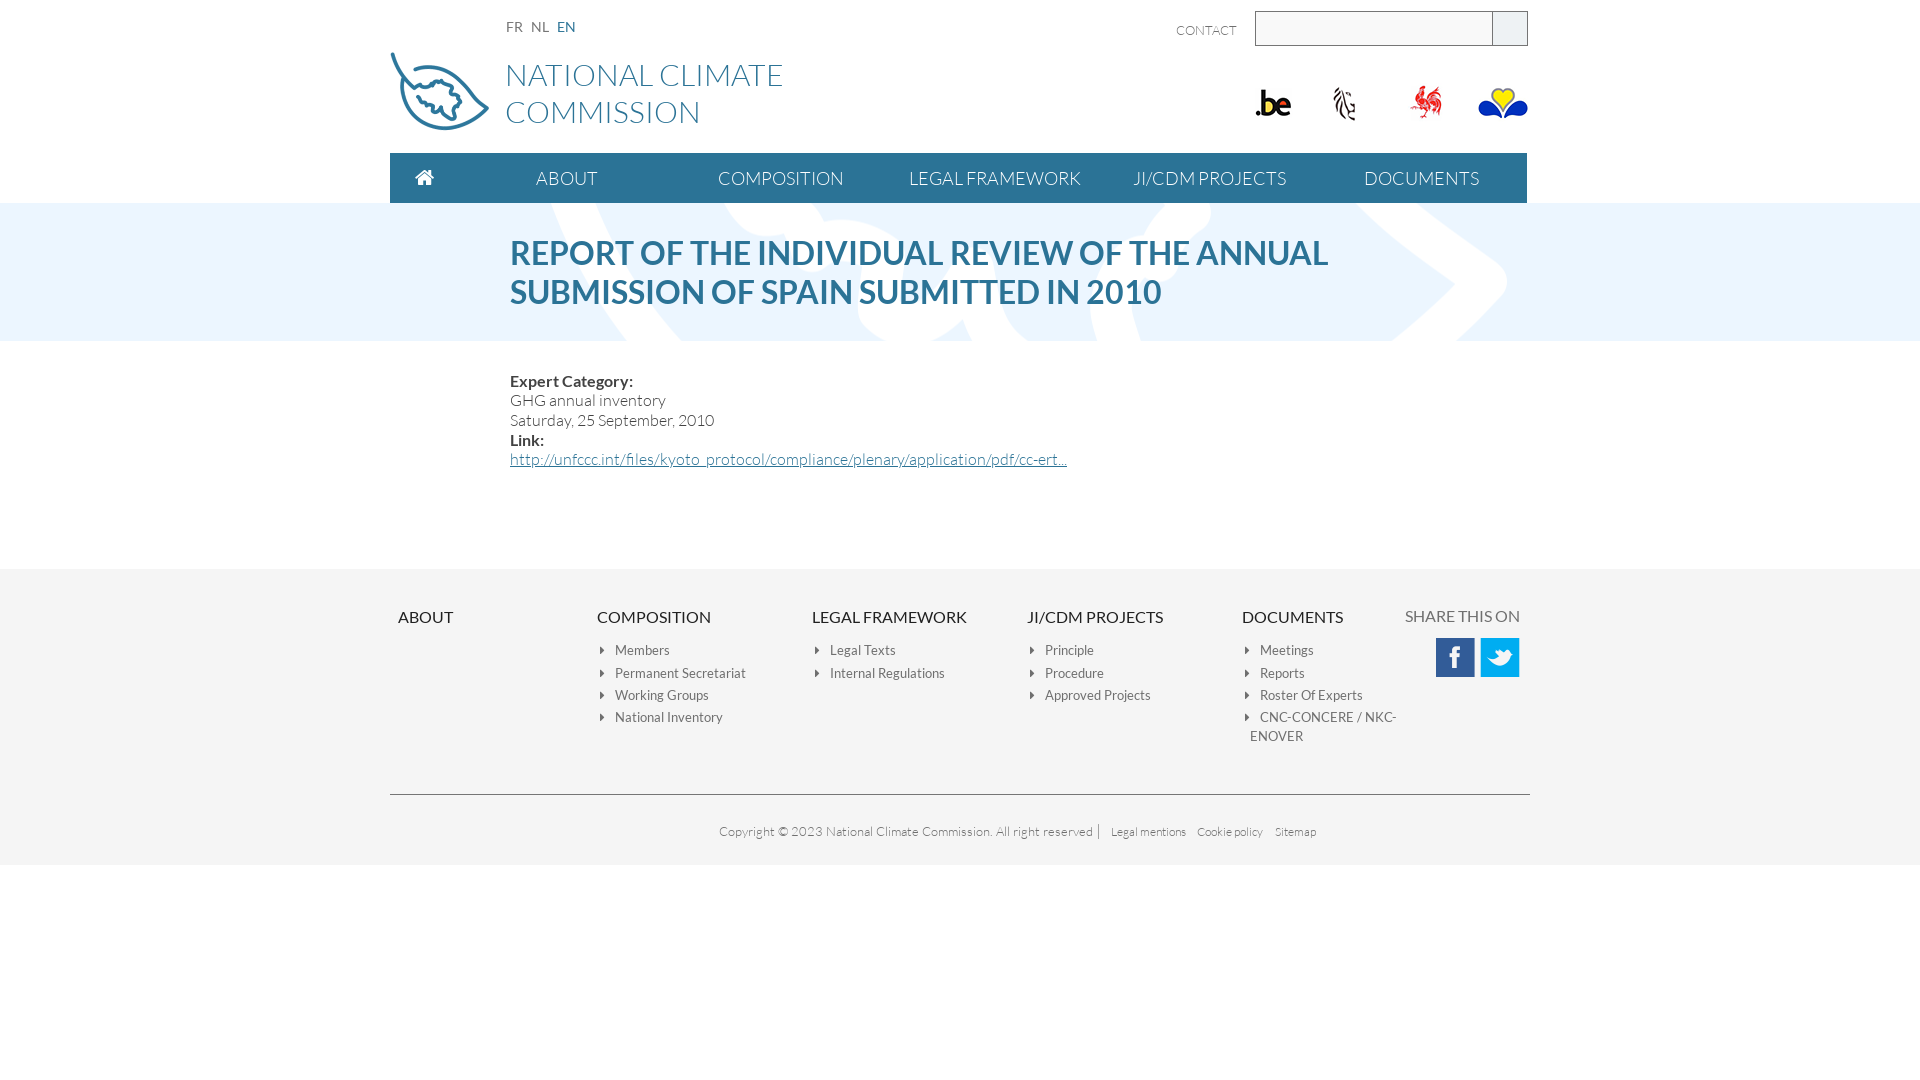 This screenshot has height=1080, width=1920. Describe the element at coordinates (1510, 28) in the screenshot. I see `'Search'` at that location.